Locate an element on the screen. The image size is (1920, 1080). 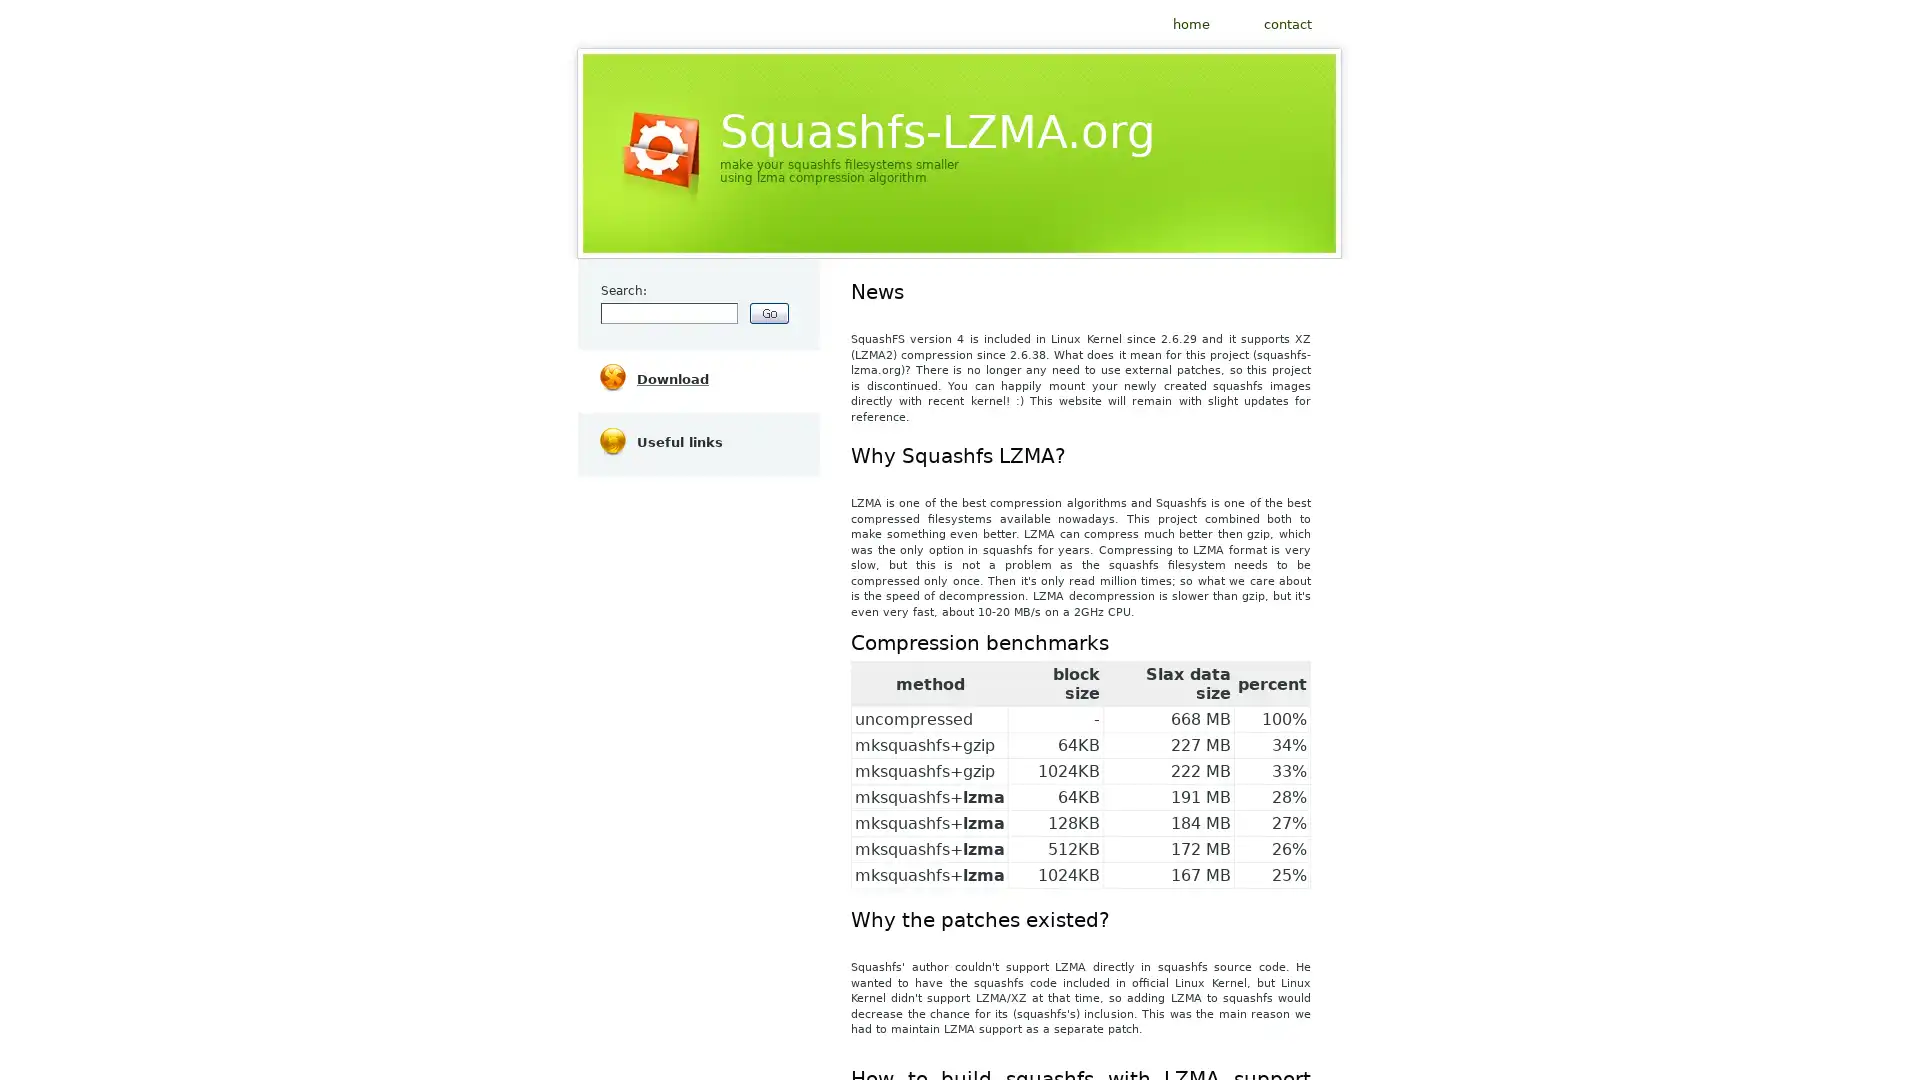
submit is located at coordinates (768, 313).